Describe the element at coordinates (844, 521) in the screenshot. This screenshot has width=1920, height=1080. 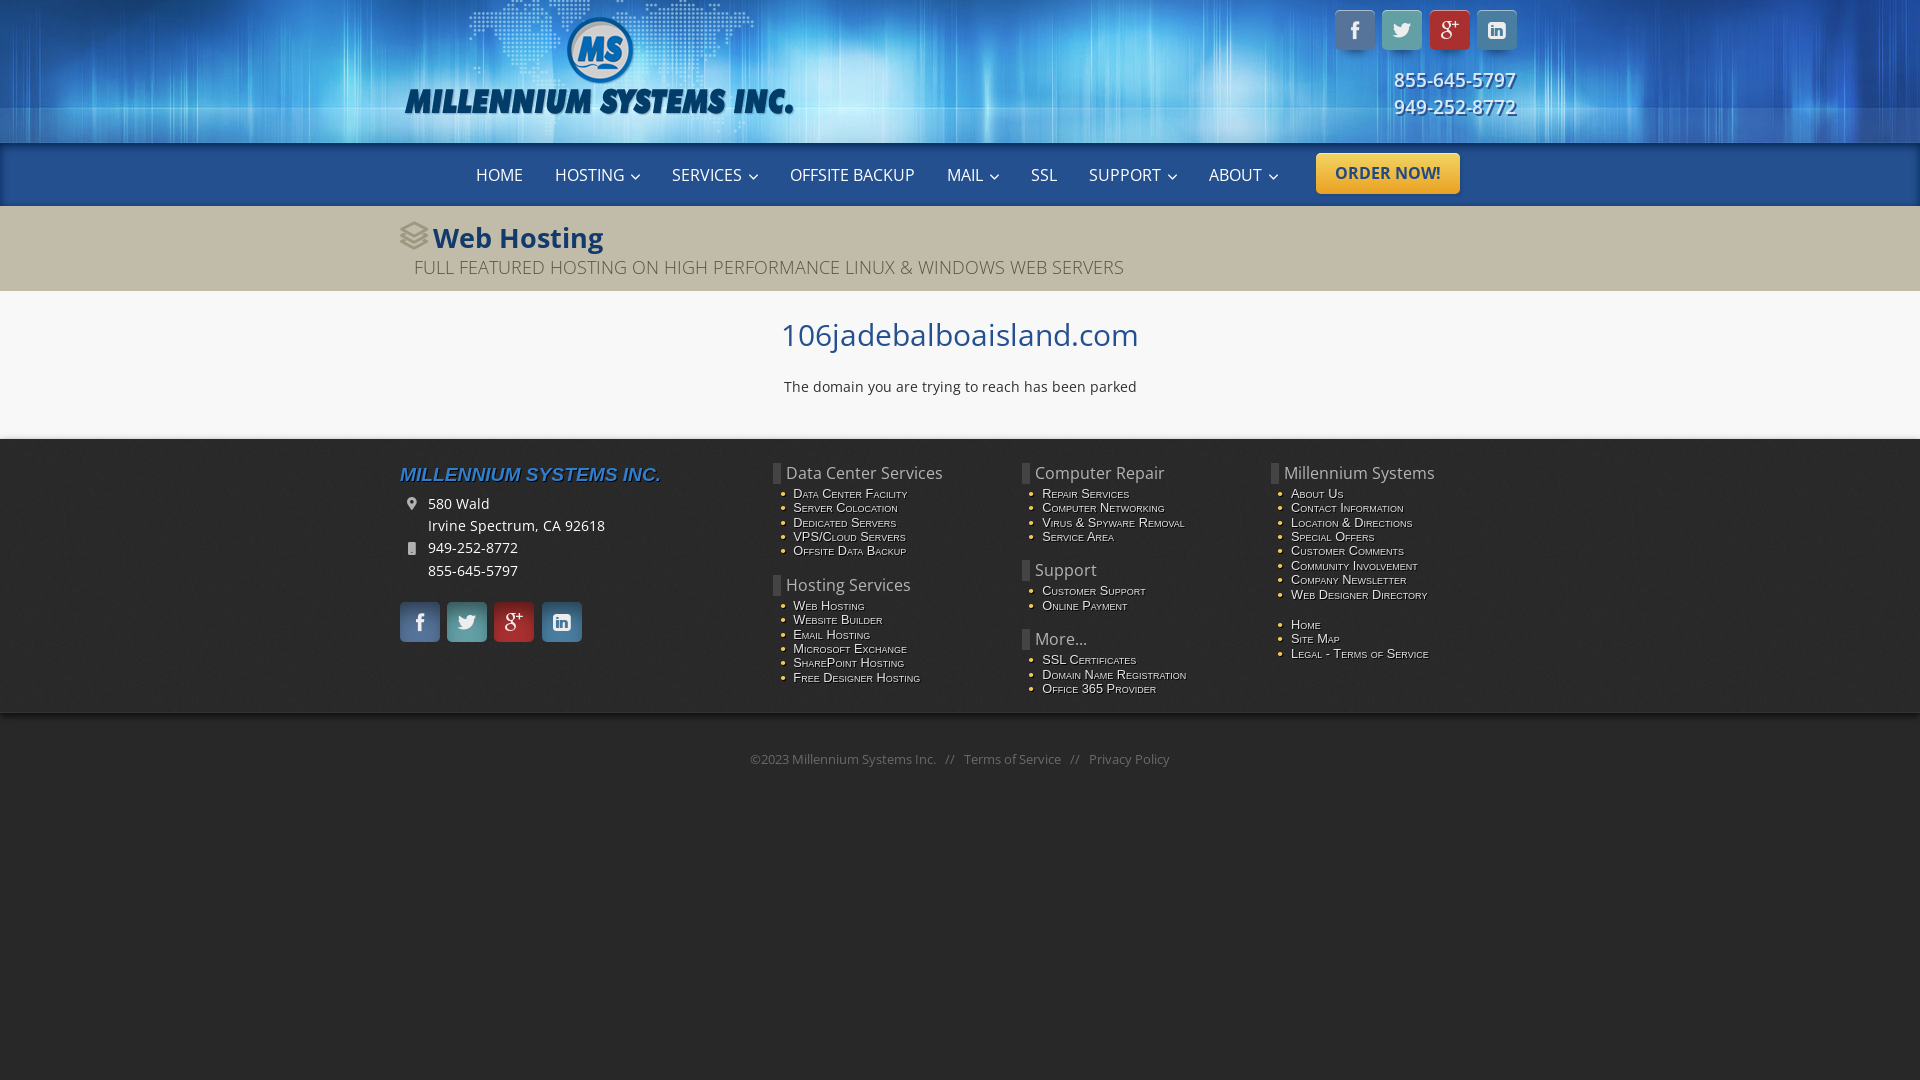
I see `'Dedicated Servers'` at that location.